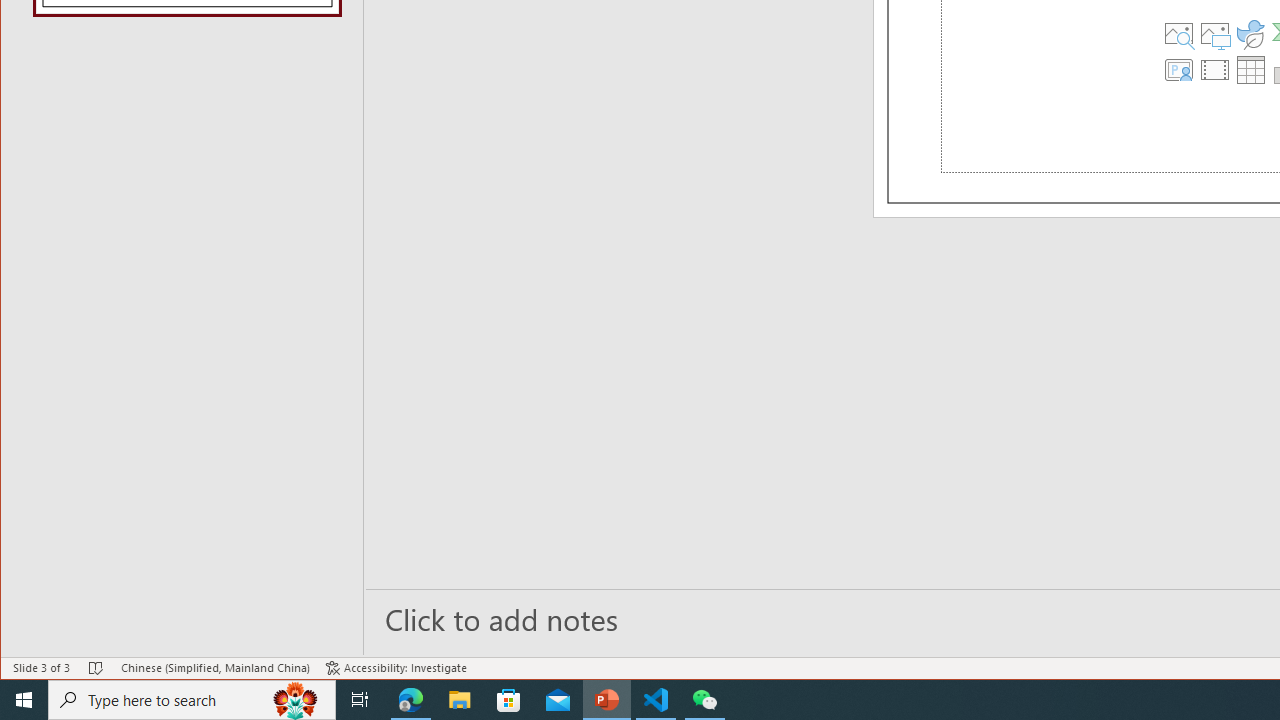  What do you see at coordinates (1179, 68) in the screenshot?
I see `'Insert Cameo'` at bounding box center [1179, 68].